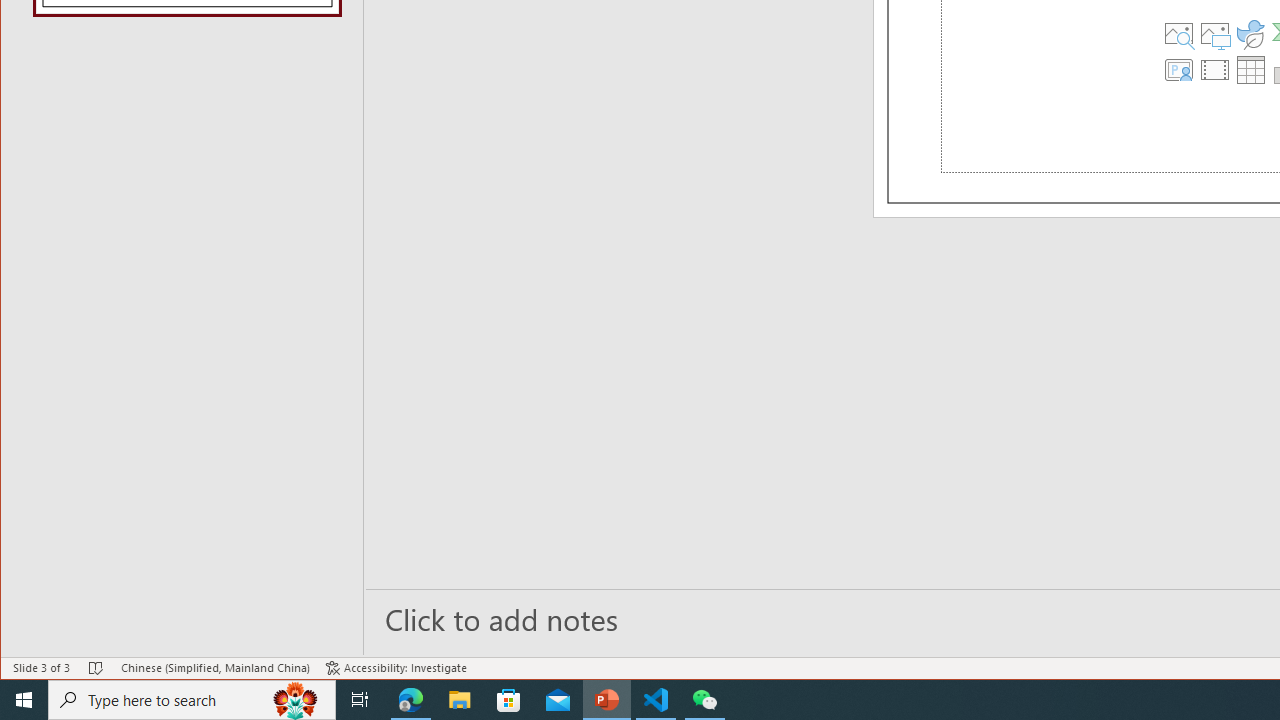  What do you see at coordinates (1179, 68) in the screenshot?
I see `'Insert Cameo'` at bounding box center [1179, 68].